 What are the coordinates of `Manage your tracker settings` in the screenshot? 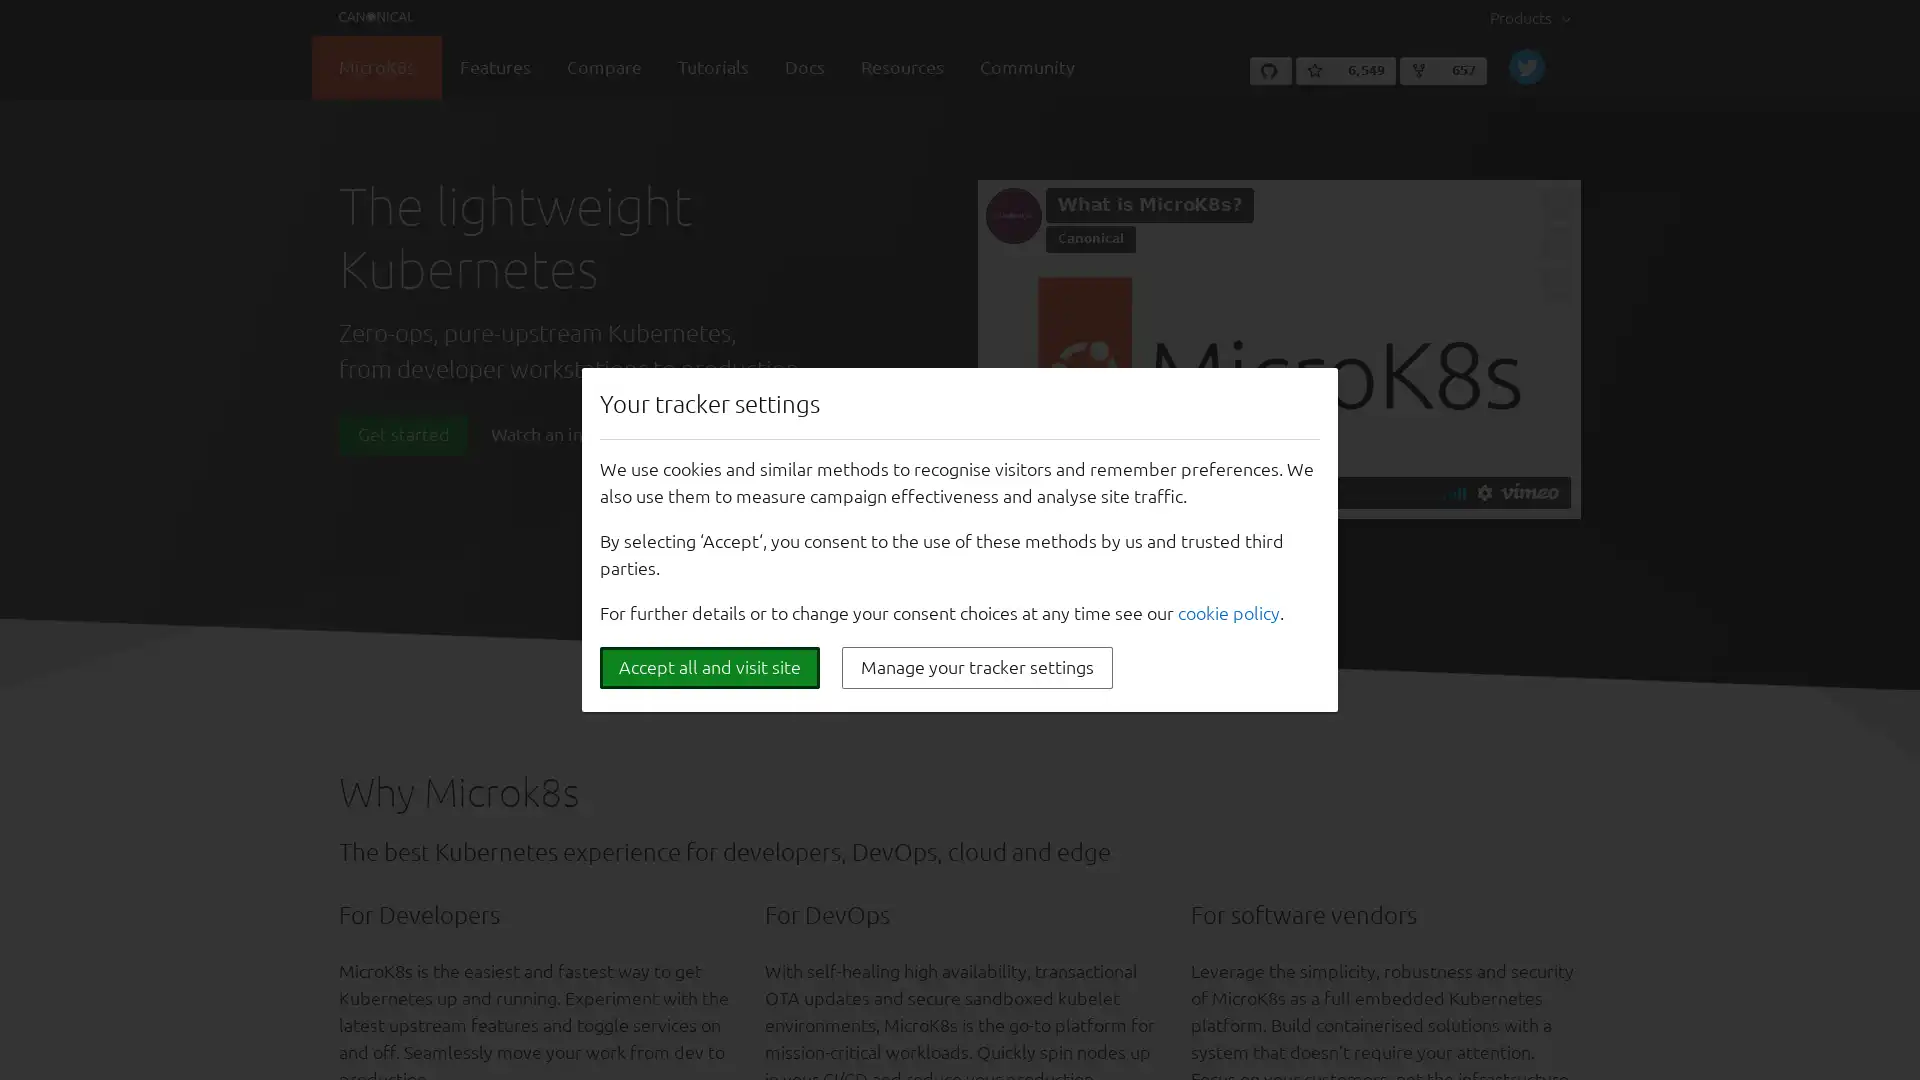 It's located at (977, 667).